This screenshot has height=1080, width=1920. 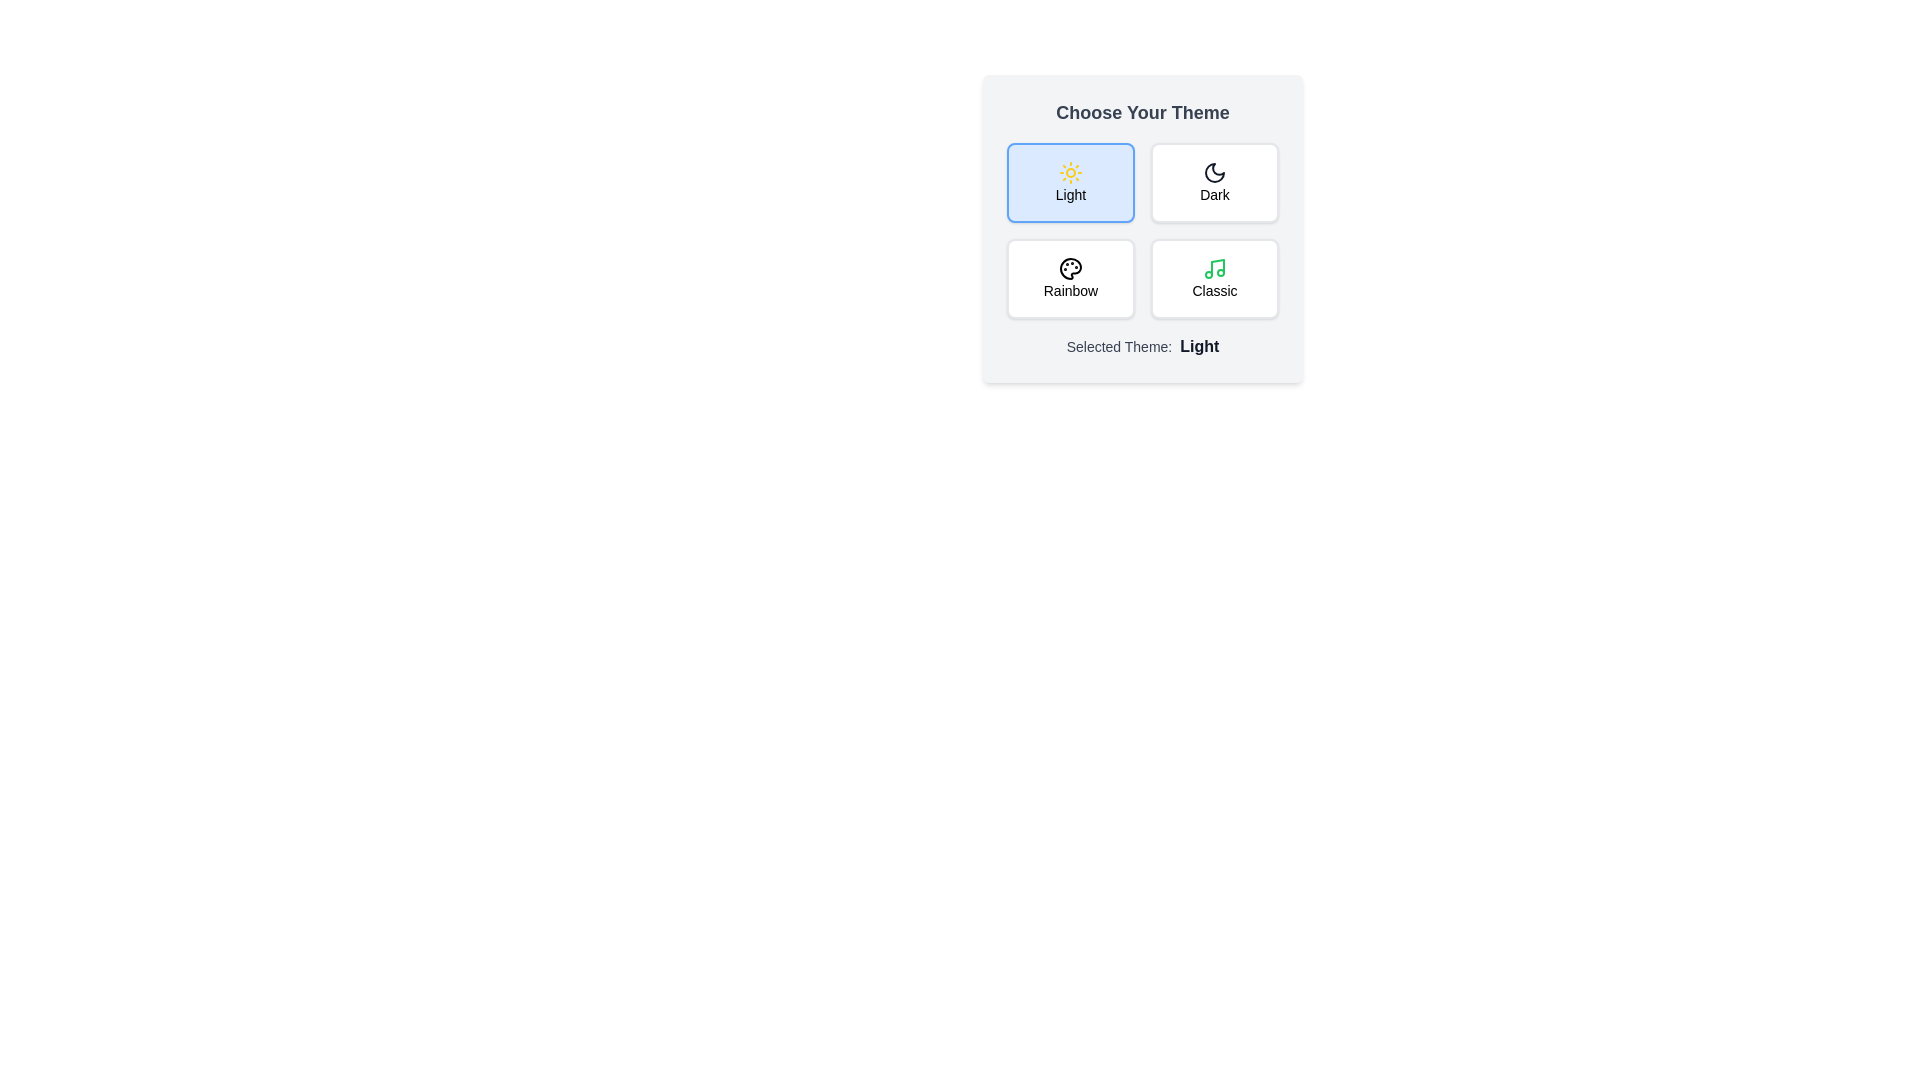 What do you see at coordinates (1213, 182) in the screenshot?
I see `the theme button corresponding to the theme Dark` at bounding box center [1213, 182].